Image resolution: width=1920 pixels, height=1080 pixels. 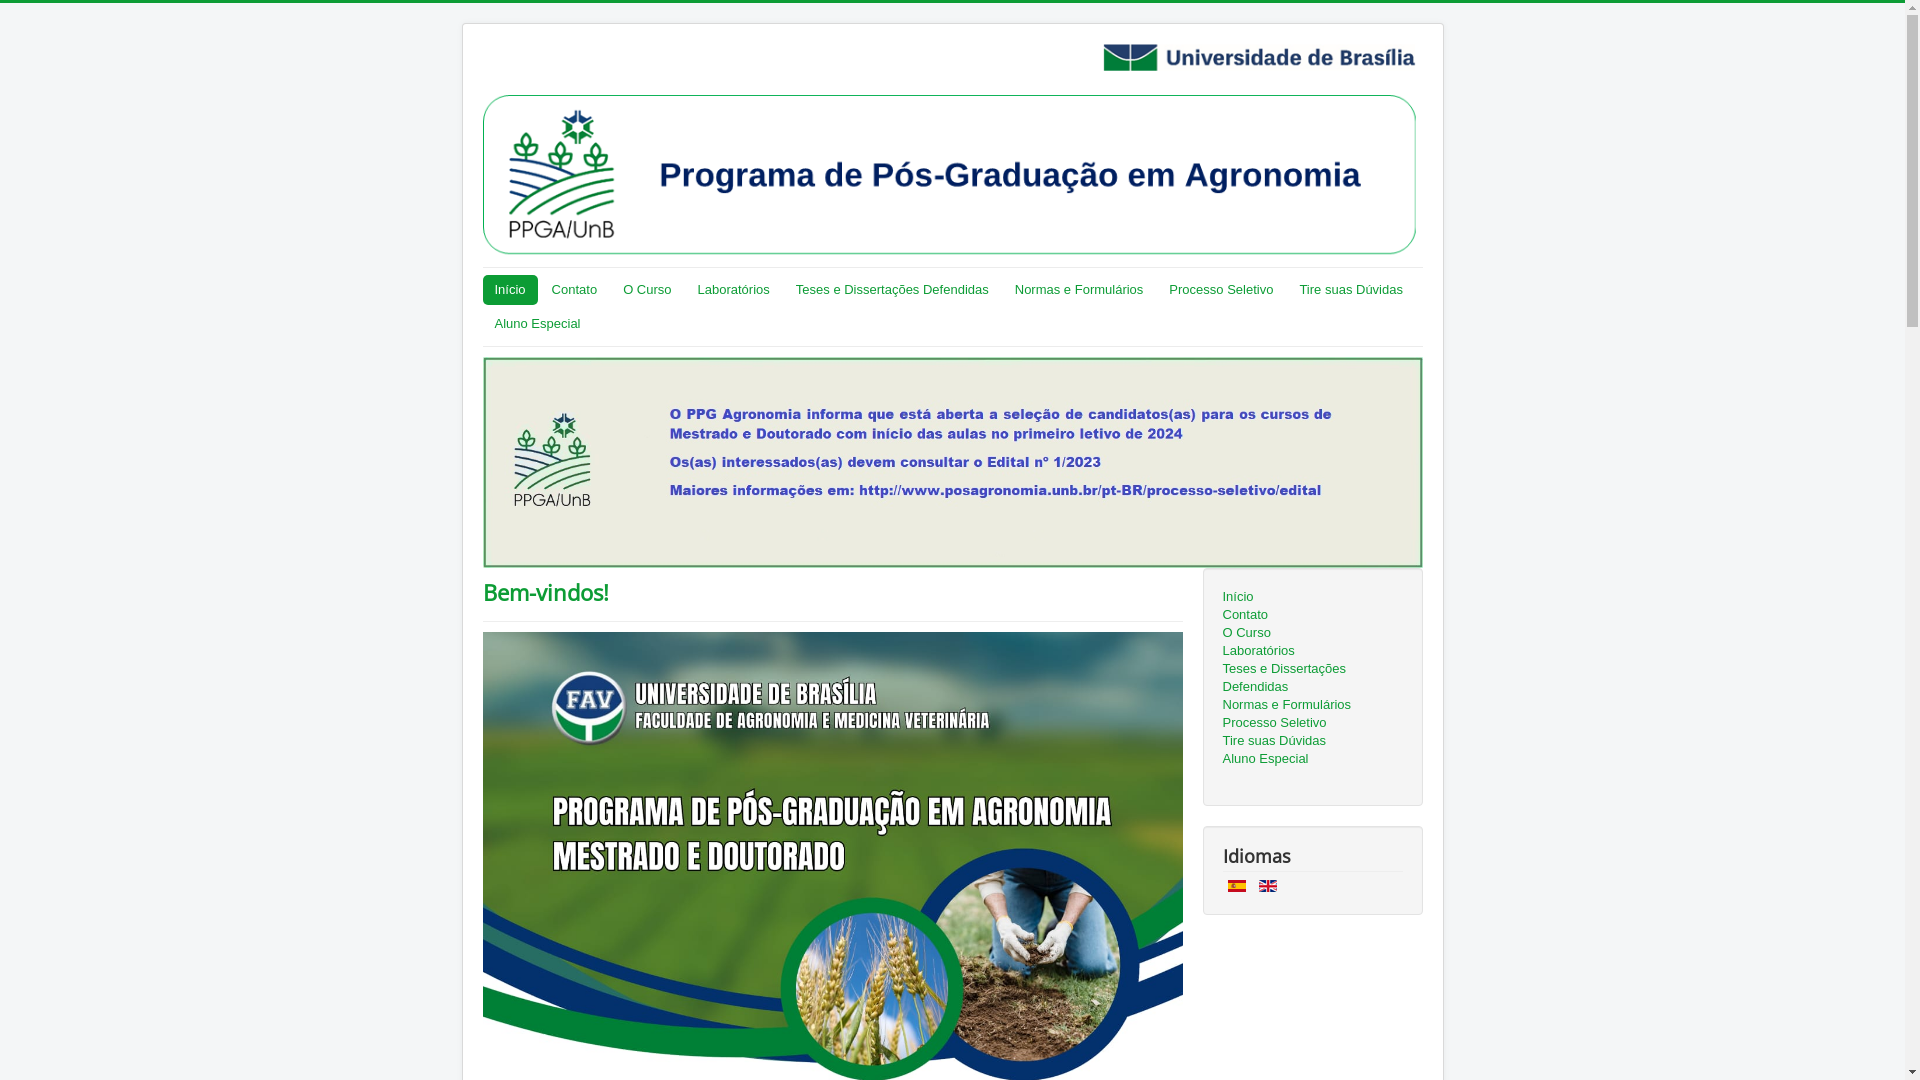 I want to click on 'Aluno Especial', so click(x=537, y=323).